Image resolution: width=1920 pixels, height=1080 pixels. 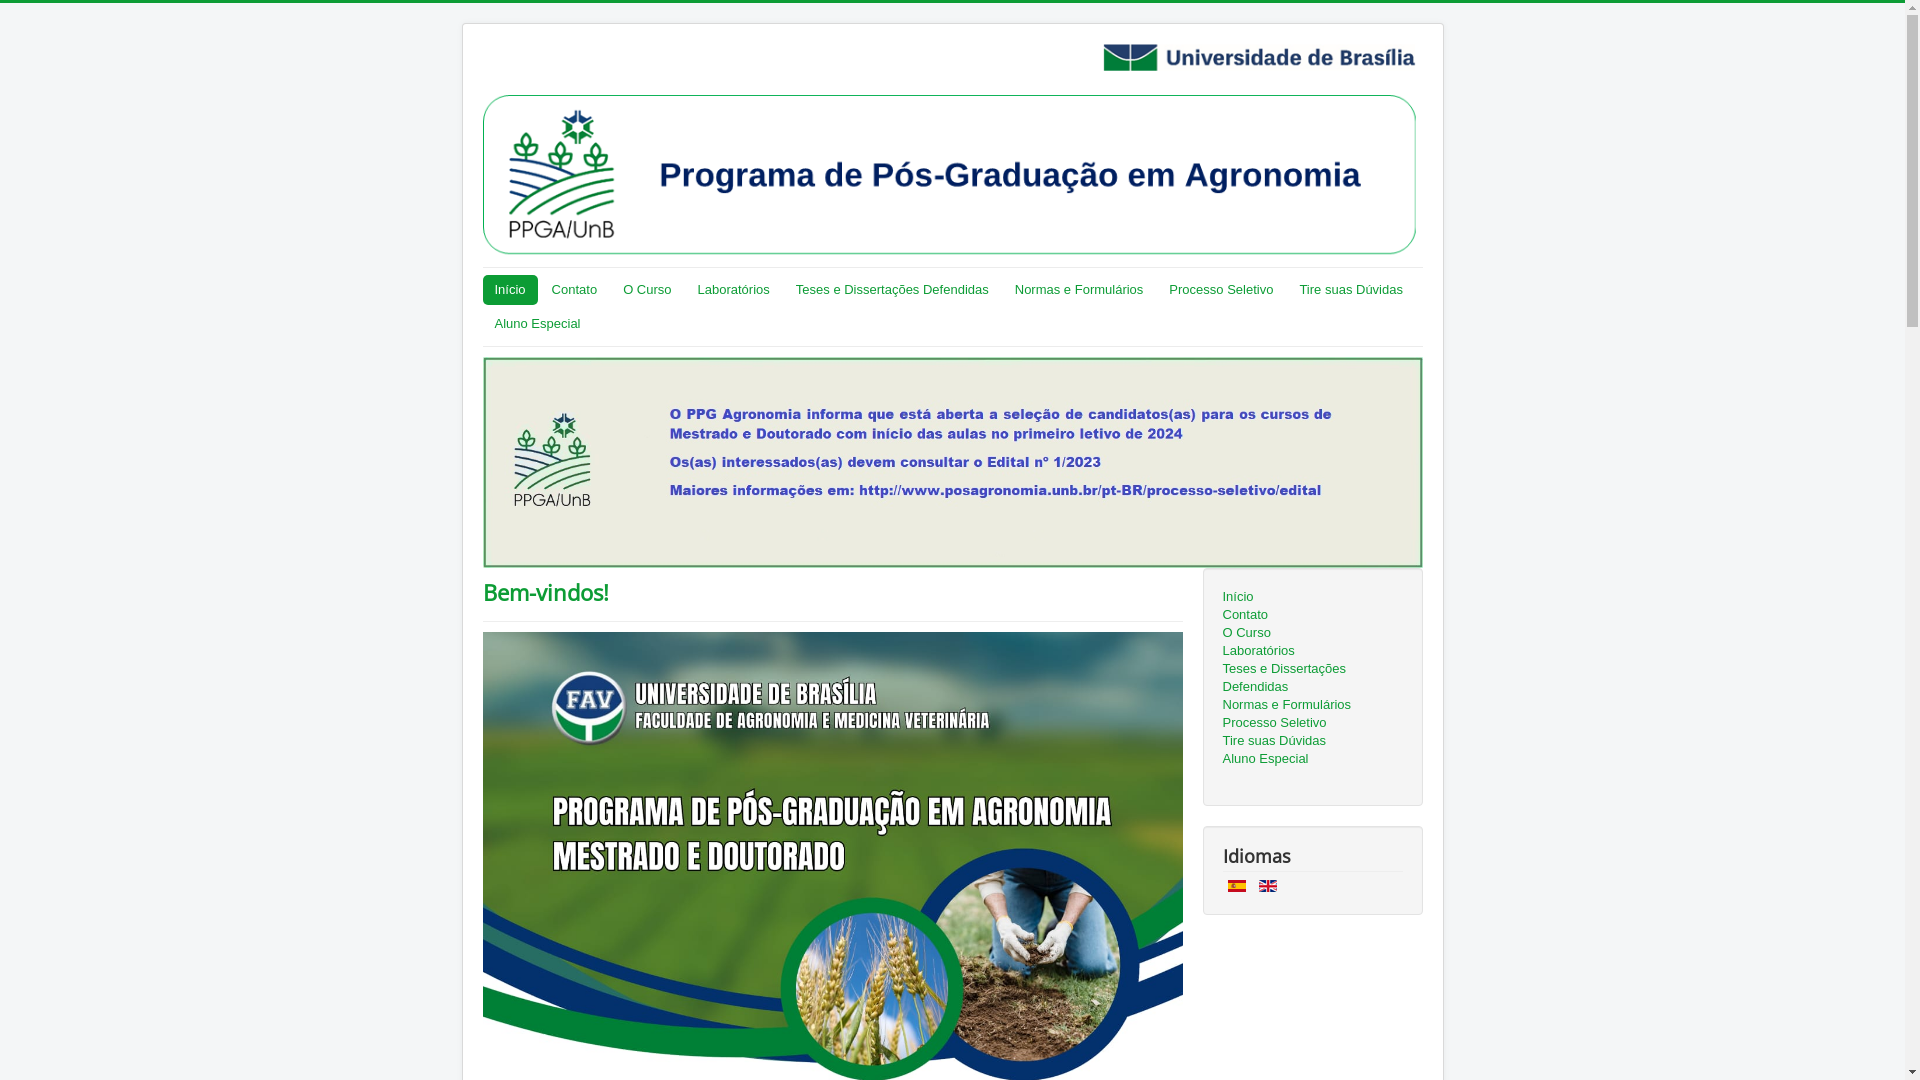 I want to click on 'Aluno Especial', so click(x=537, y=323).